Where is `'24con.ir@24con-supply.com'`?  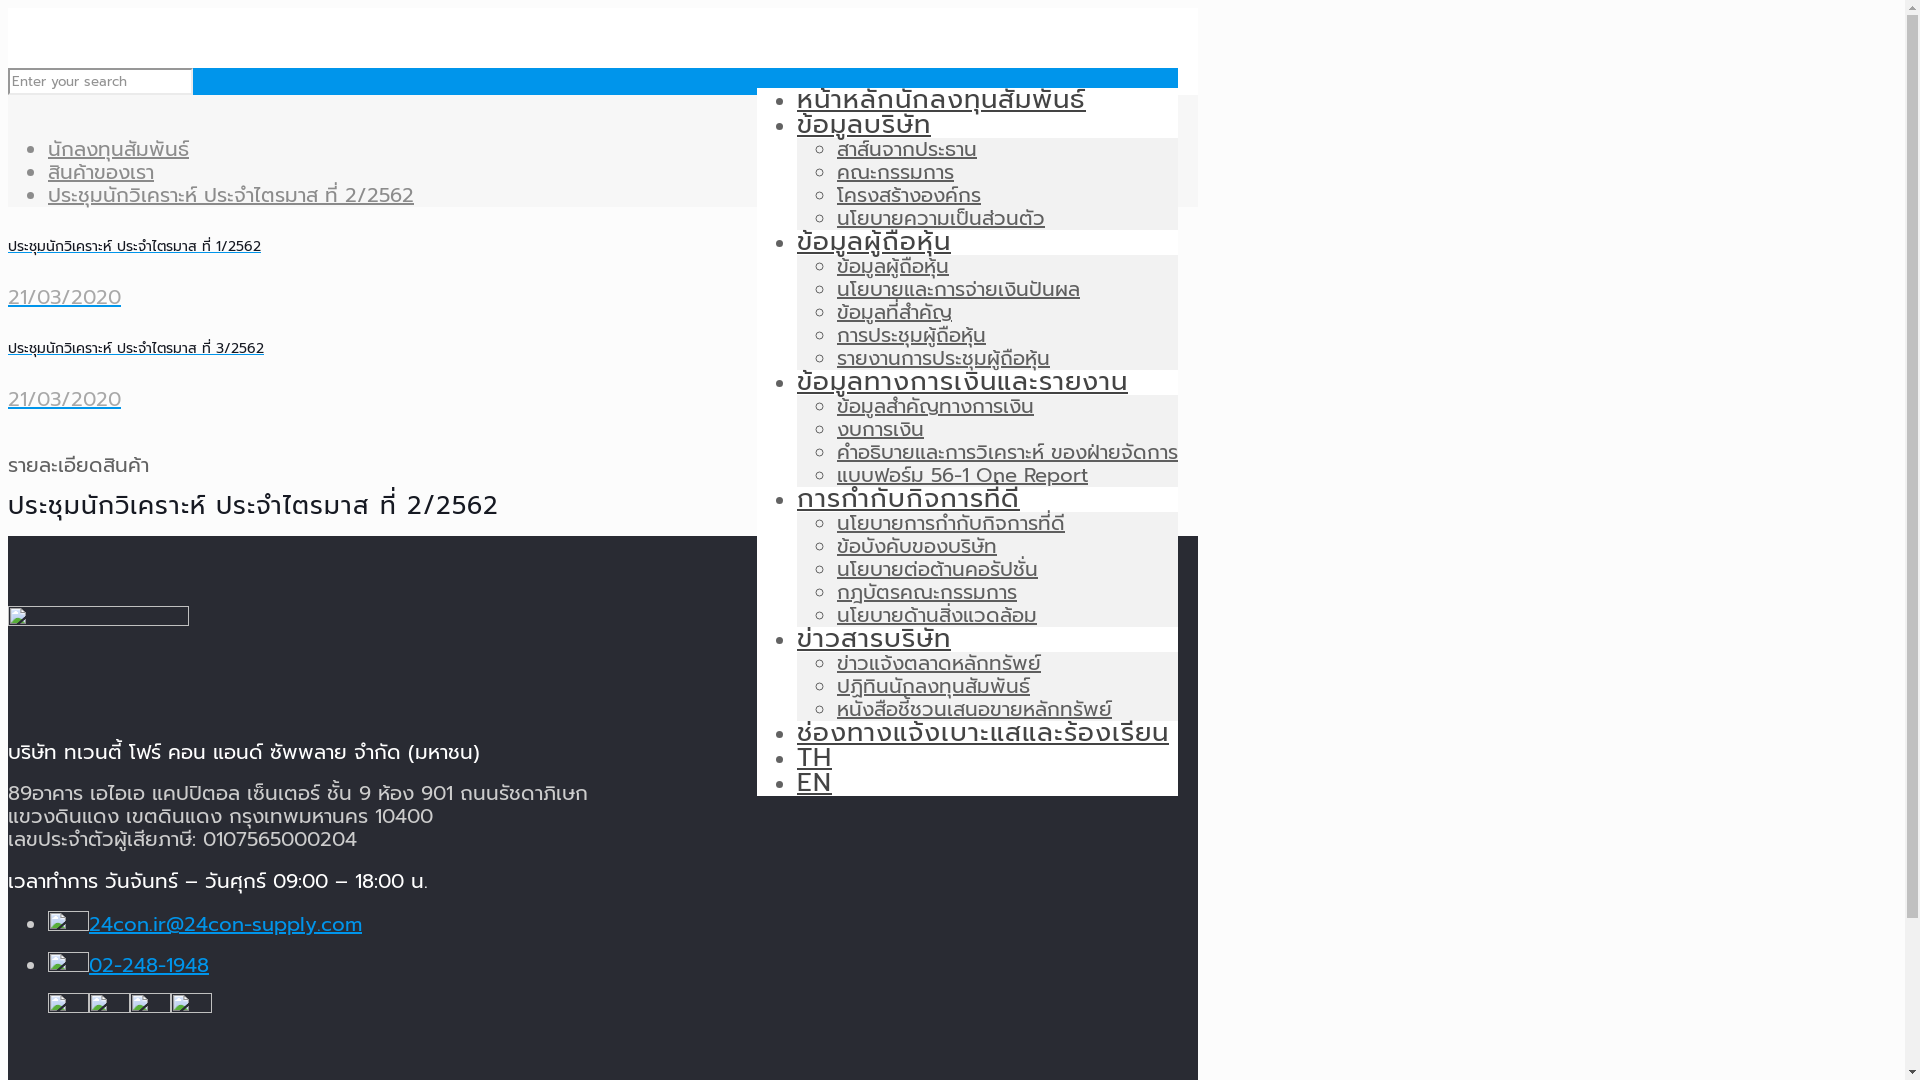 '24con.ir@24con-supply.com' is located at coordinates (225, 924).